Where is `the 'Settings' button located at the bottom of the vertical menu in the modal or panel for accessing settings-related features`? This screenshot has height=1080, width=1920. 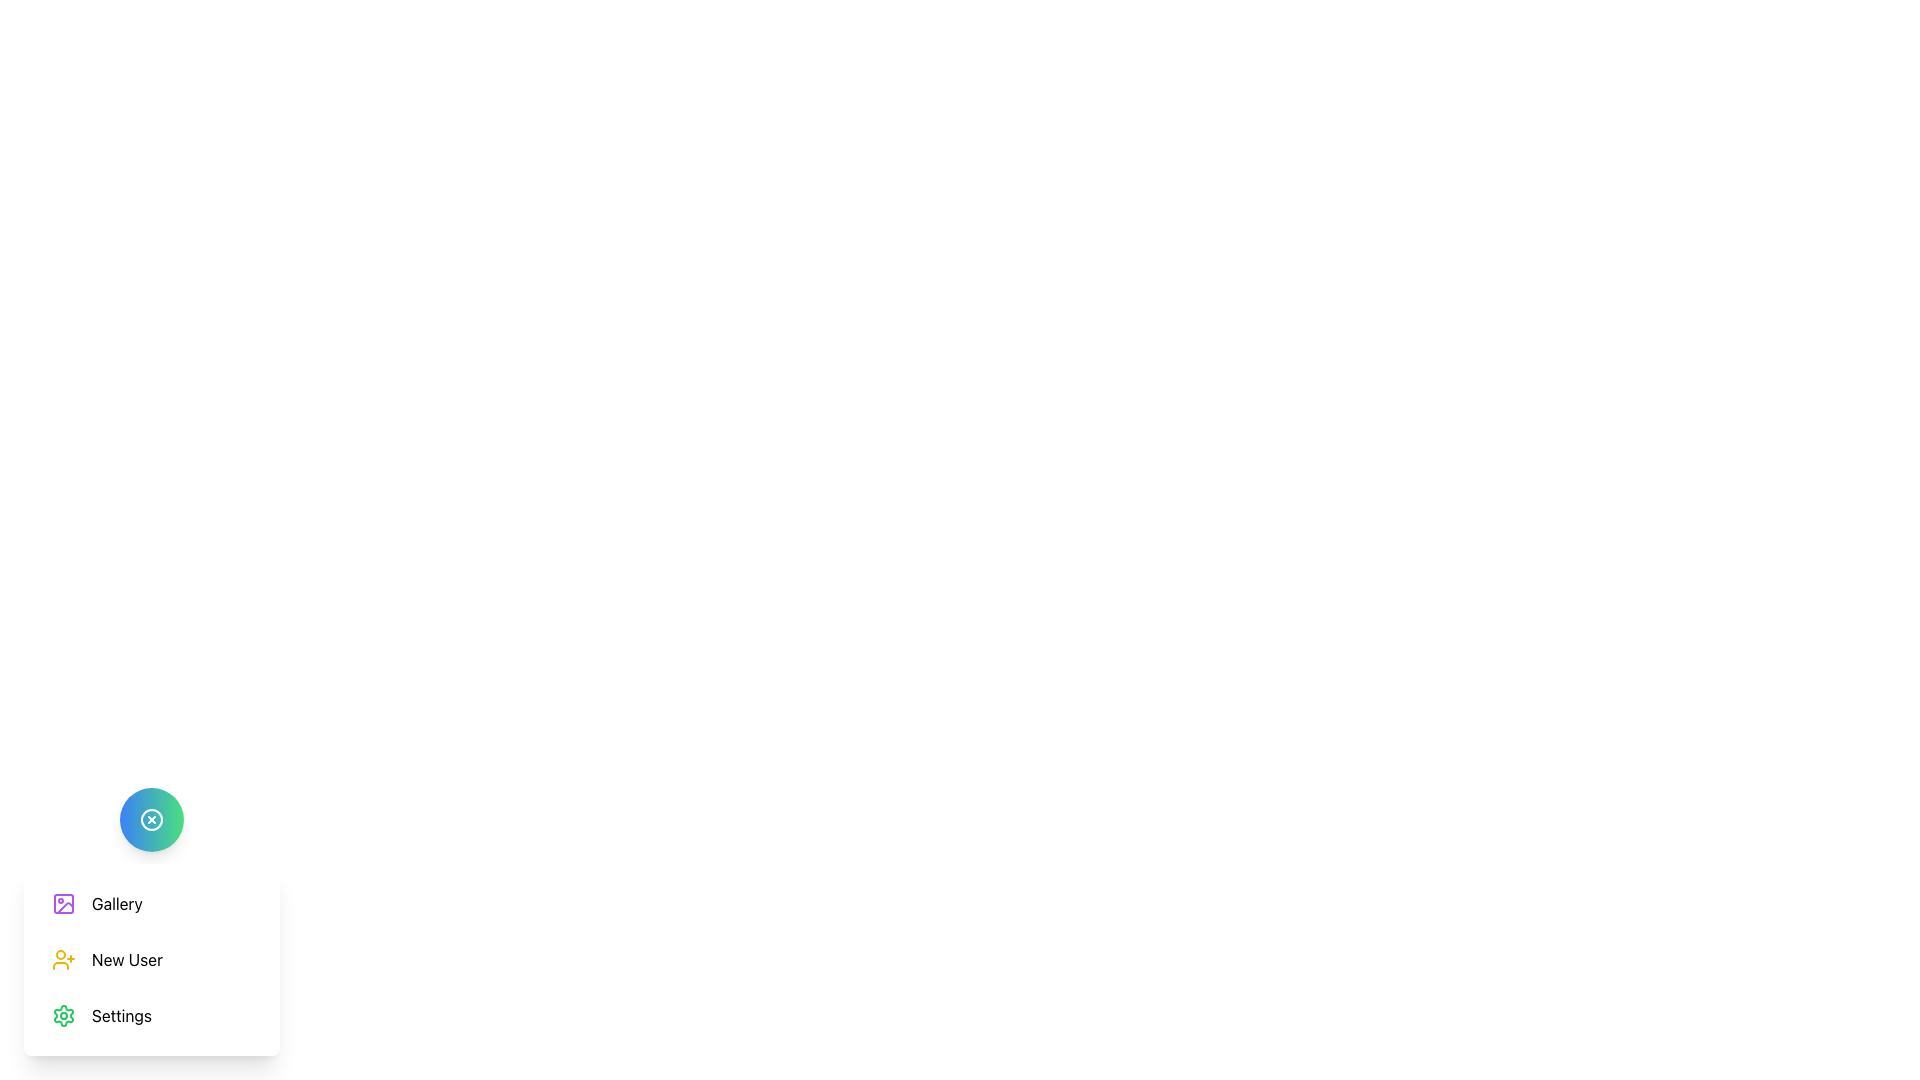
the 'Settings' button located at the bottom of the vertical menu in the modal or panel for accessing settings-related features is located at coordinates (100, 1015).